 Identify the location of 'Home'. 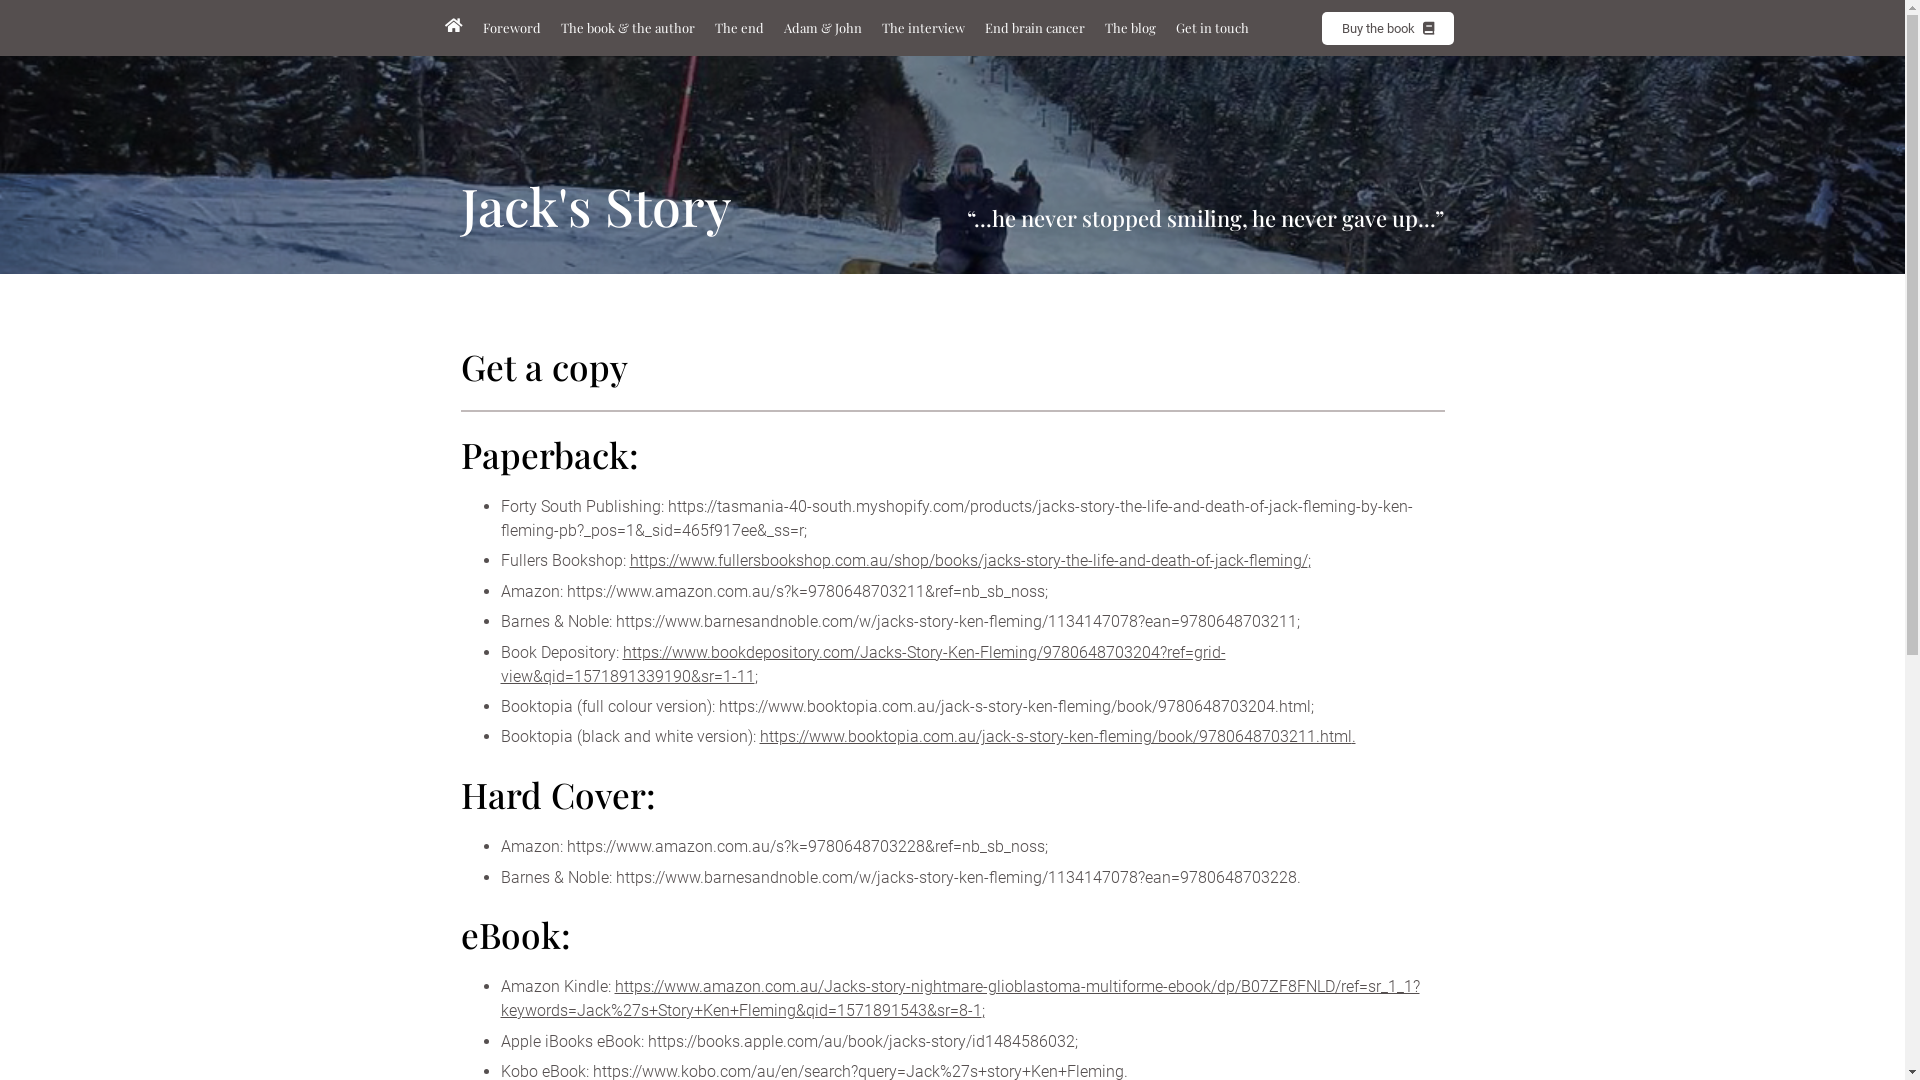
(451, 26).